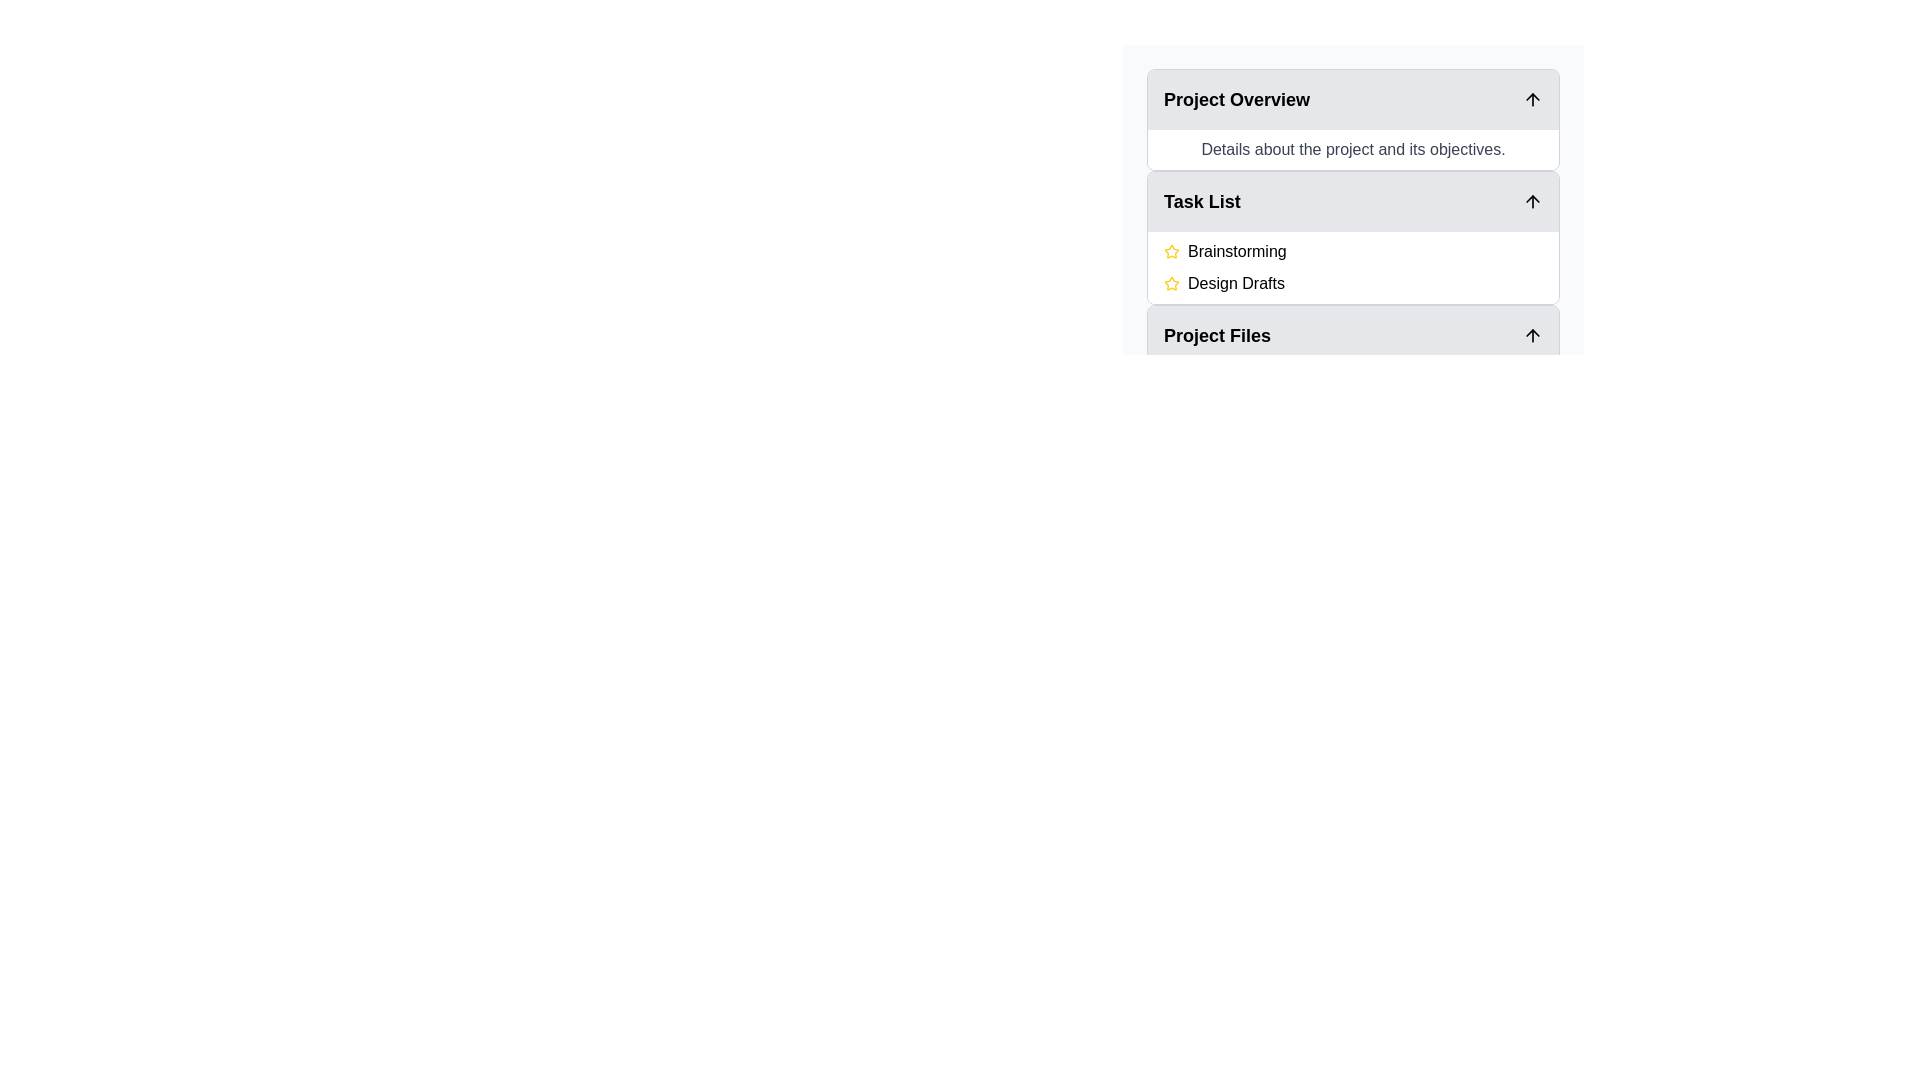 This screenshot has height=1080, width=1920. I want to click on the icon located at the far right of the 'Project Overview' section, so click(1531, 100).